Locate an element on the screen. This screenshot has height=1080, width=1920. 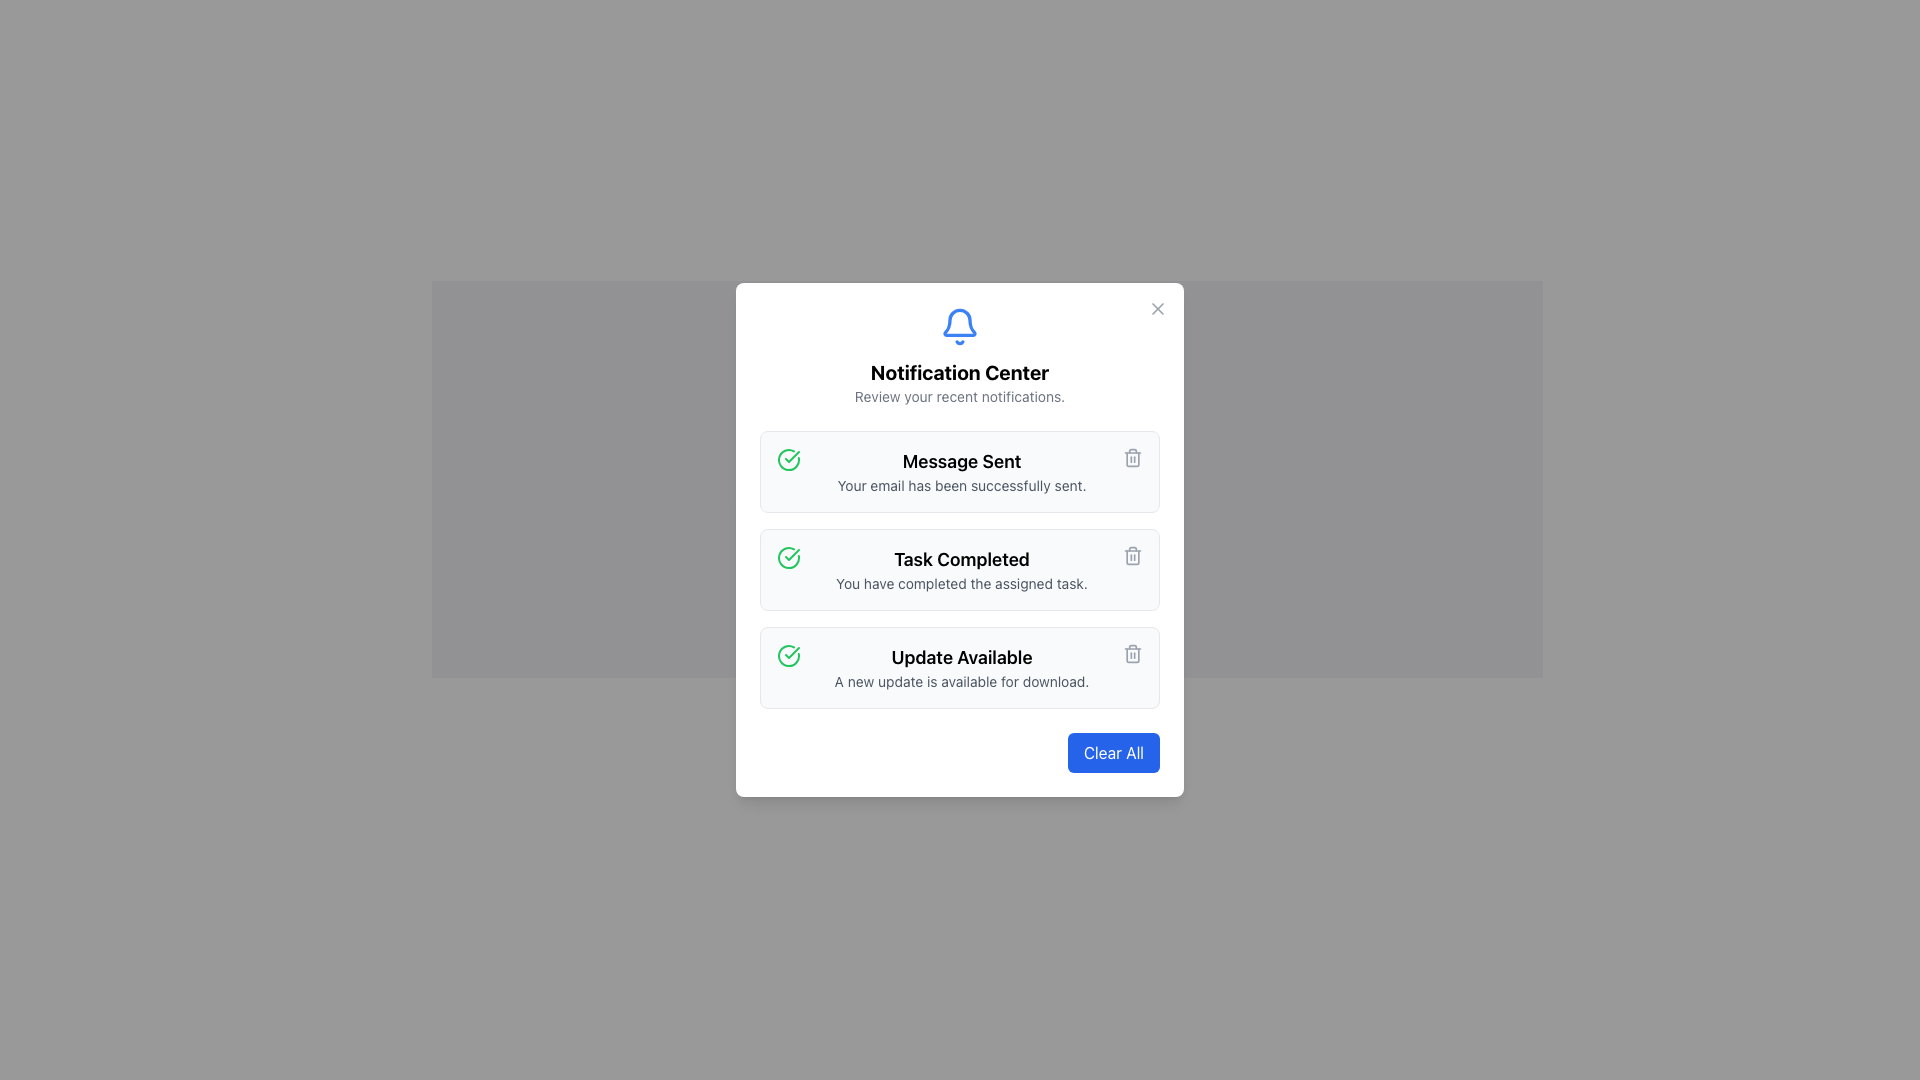
the text label displaying the message: 'You have completed the assigned task.' which is positioned under the 'Task Completed' heading in the Notification Center modal is located at coordinates (961, 583).